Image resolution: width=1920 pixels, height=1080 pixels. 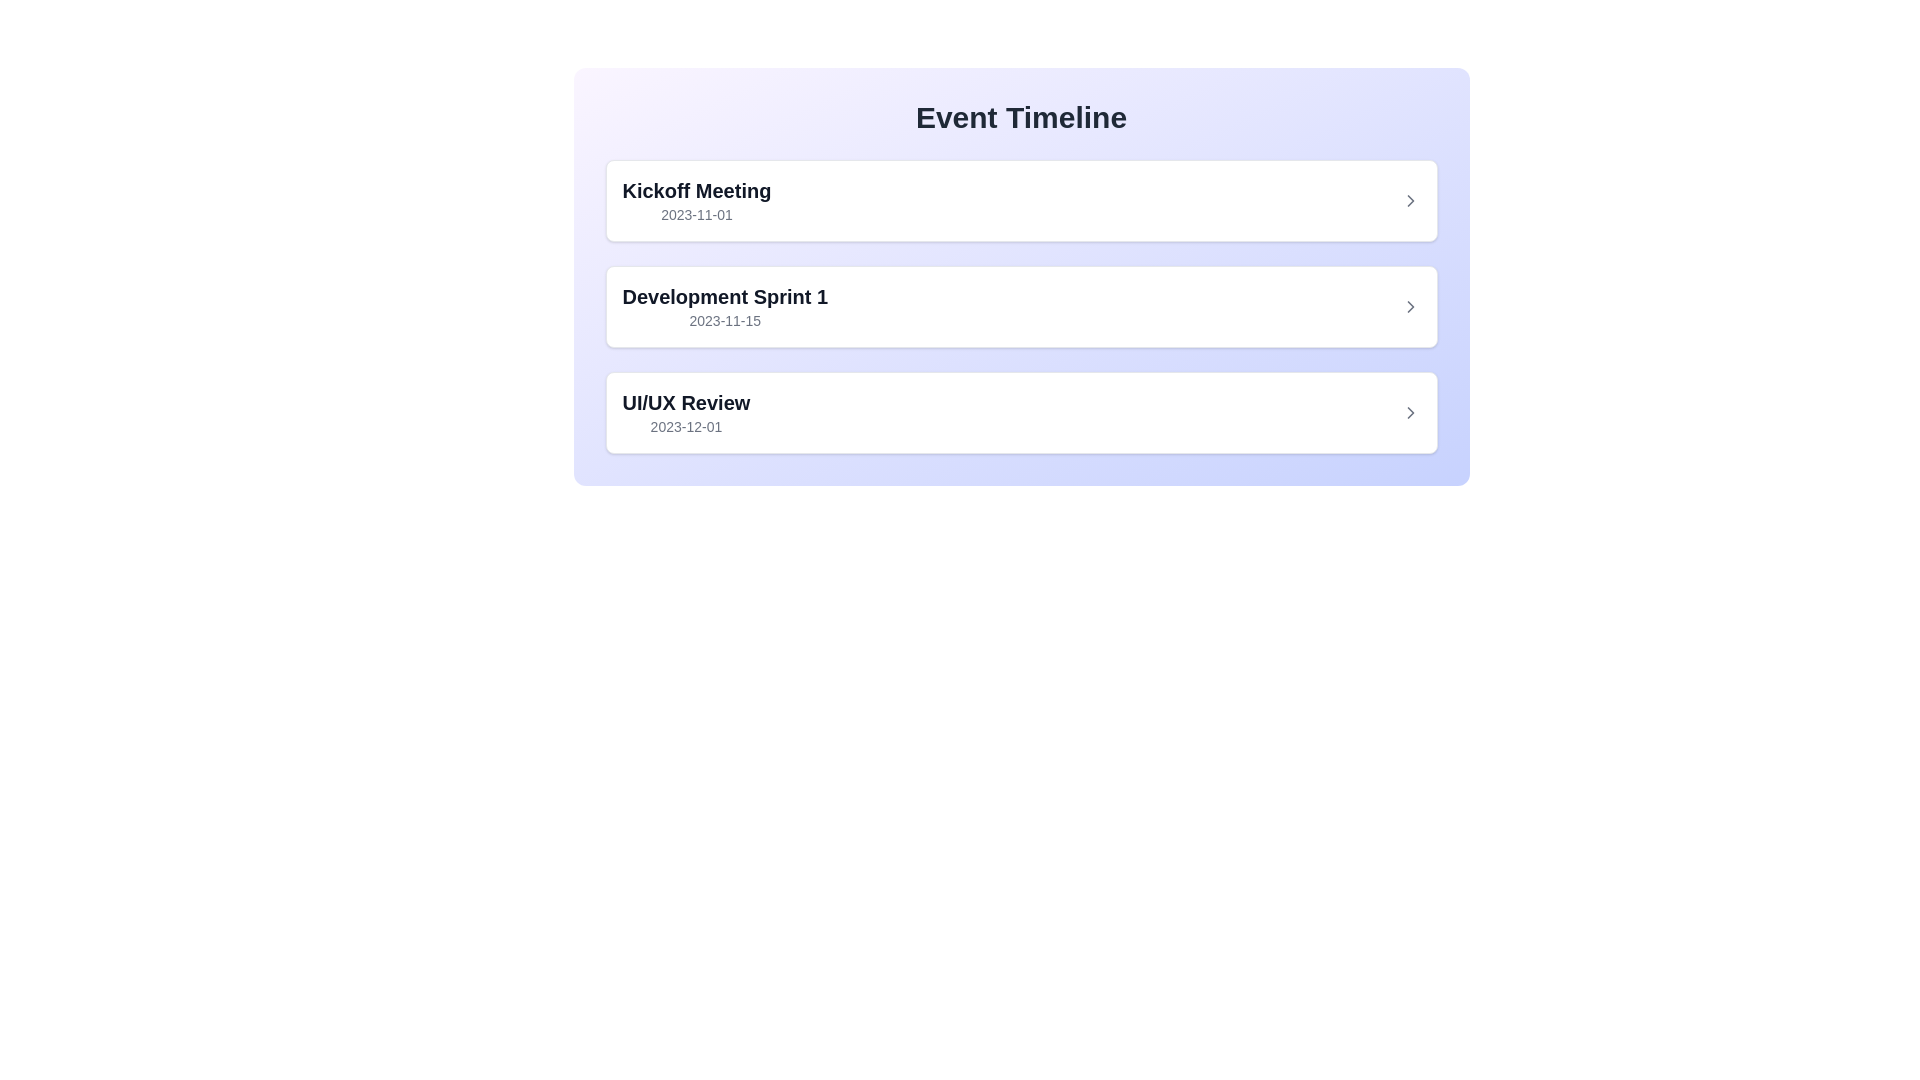 What do you see at coordinates (696, 191) in the screenshot?
I see `the static text label displaying 'Kickoff Meeting', which is styled in bold and located at the upper left of the card layout under the 'Event Timeline' header` at bounding box center [696, 191].